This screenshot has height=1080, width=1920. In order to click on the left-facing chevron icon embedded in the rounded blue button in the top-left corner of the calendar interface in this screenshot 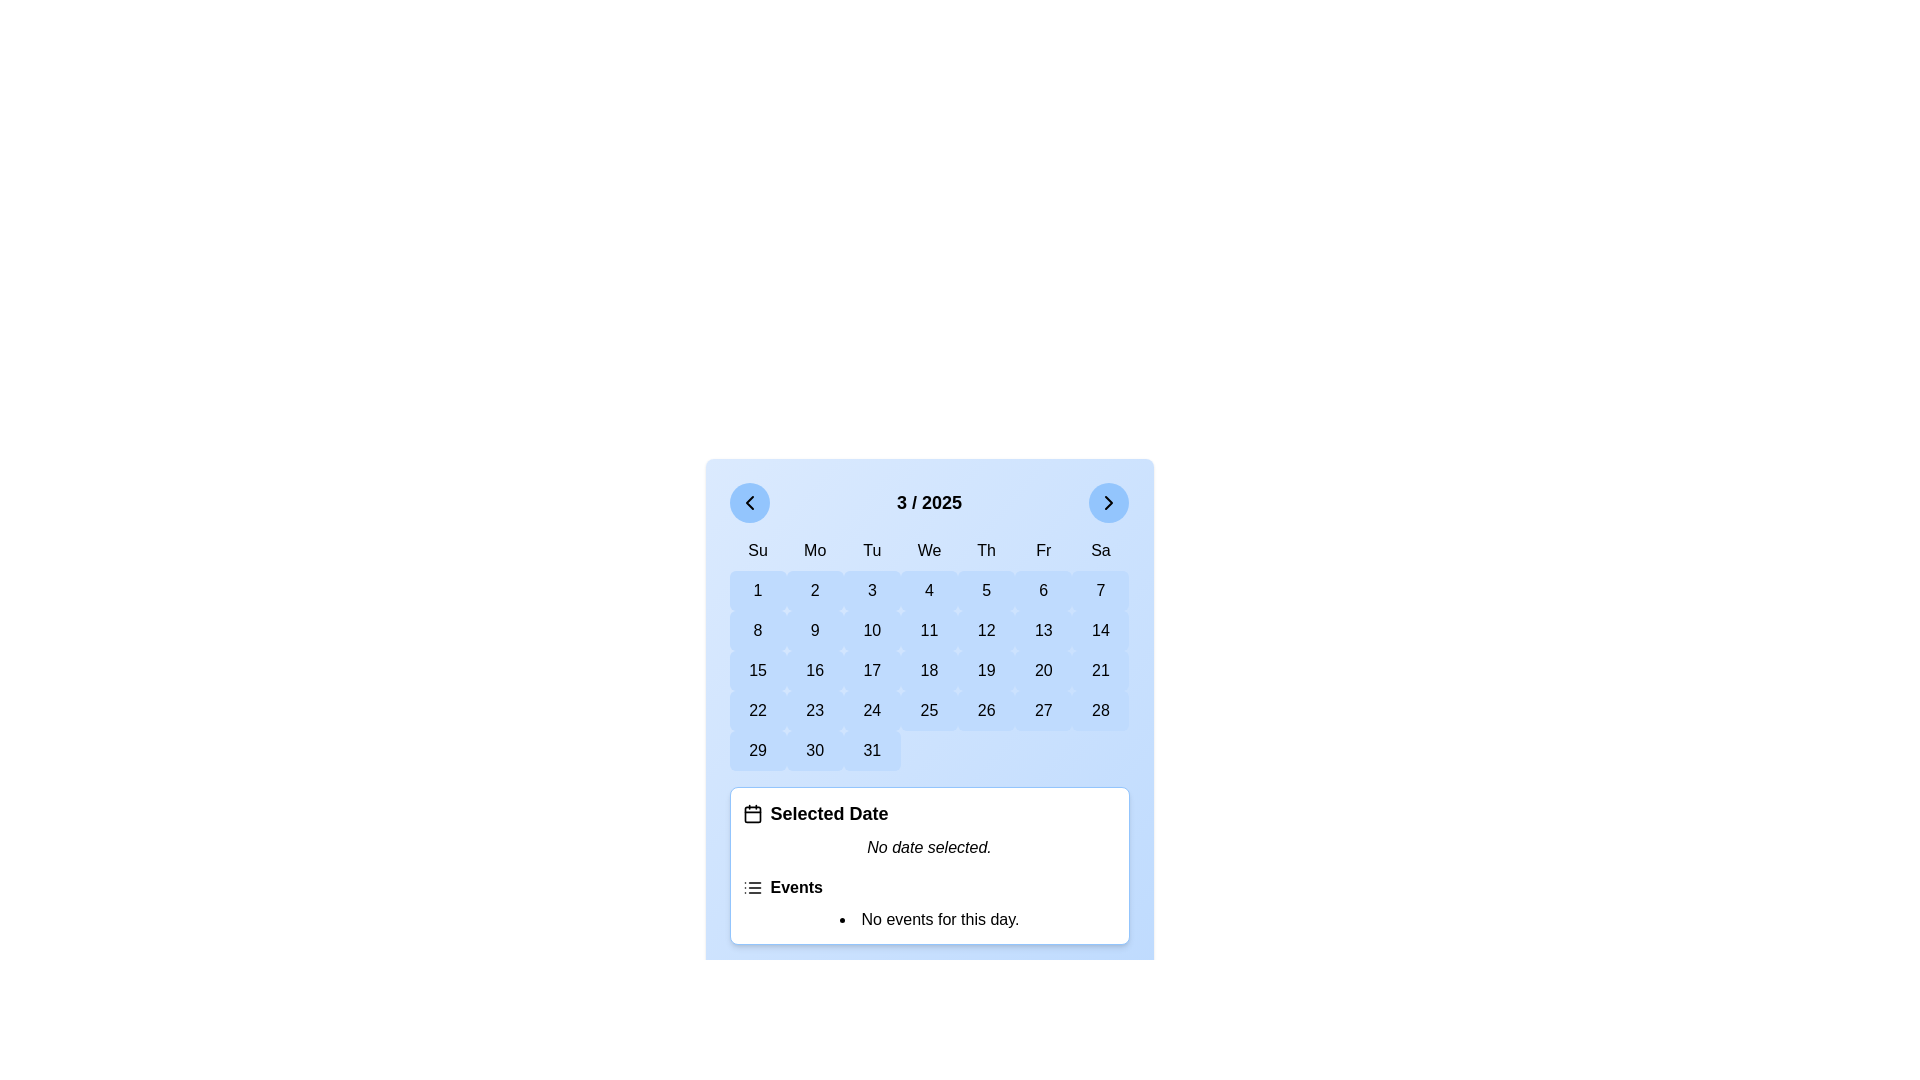, I will do `click(748, 501)`.